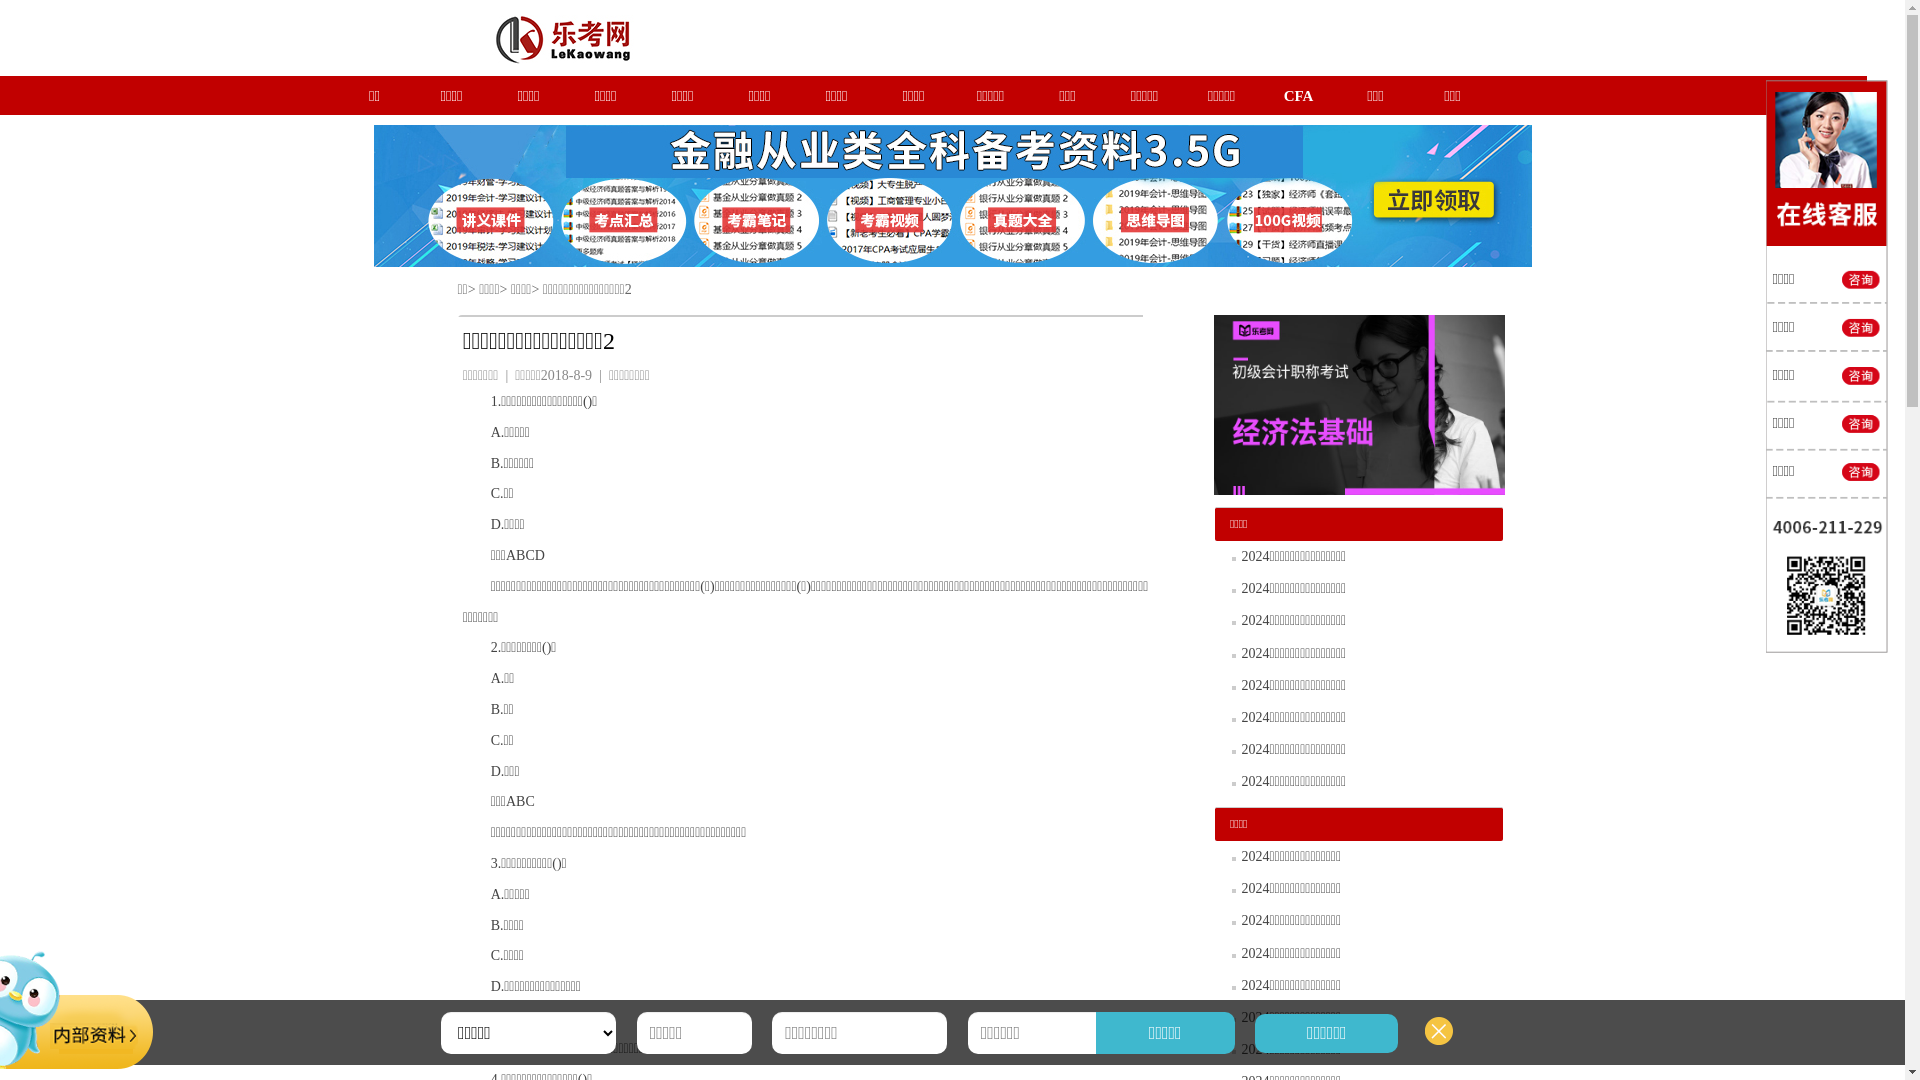 This screenshot has height=1080, width=1920. What do you see at coordinates (1299, 96) in the screenshot?
I see `'CFA'` at bounding box center [1299, 96].